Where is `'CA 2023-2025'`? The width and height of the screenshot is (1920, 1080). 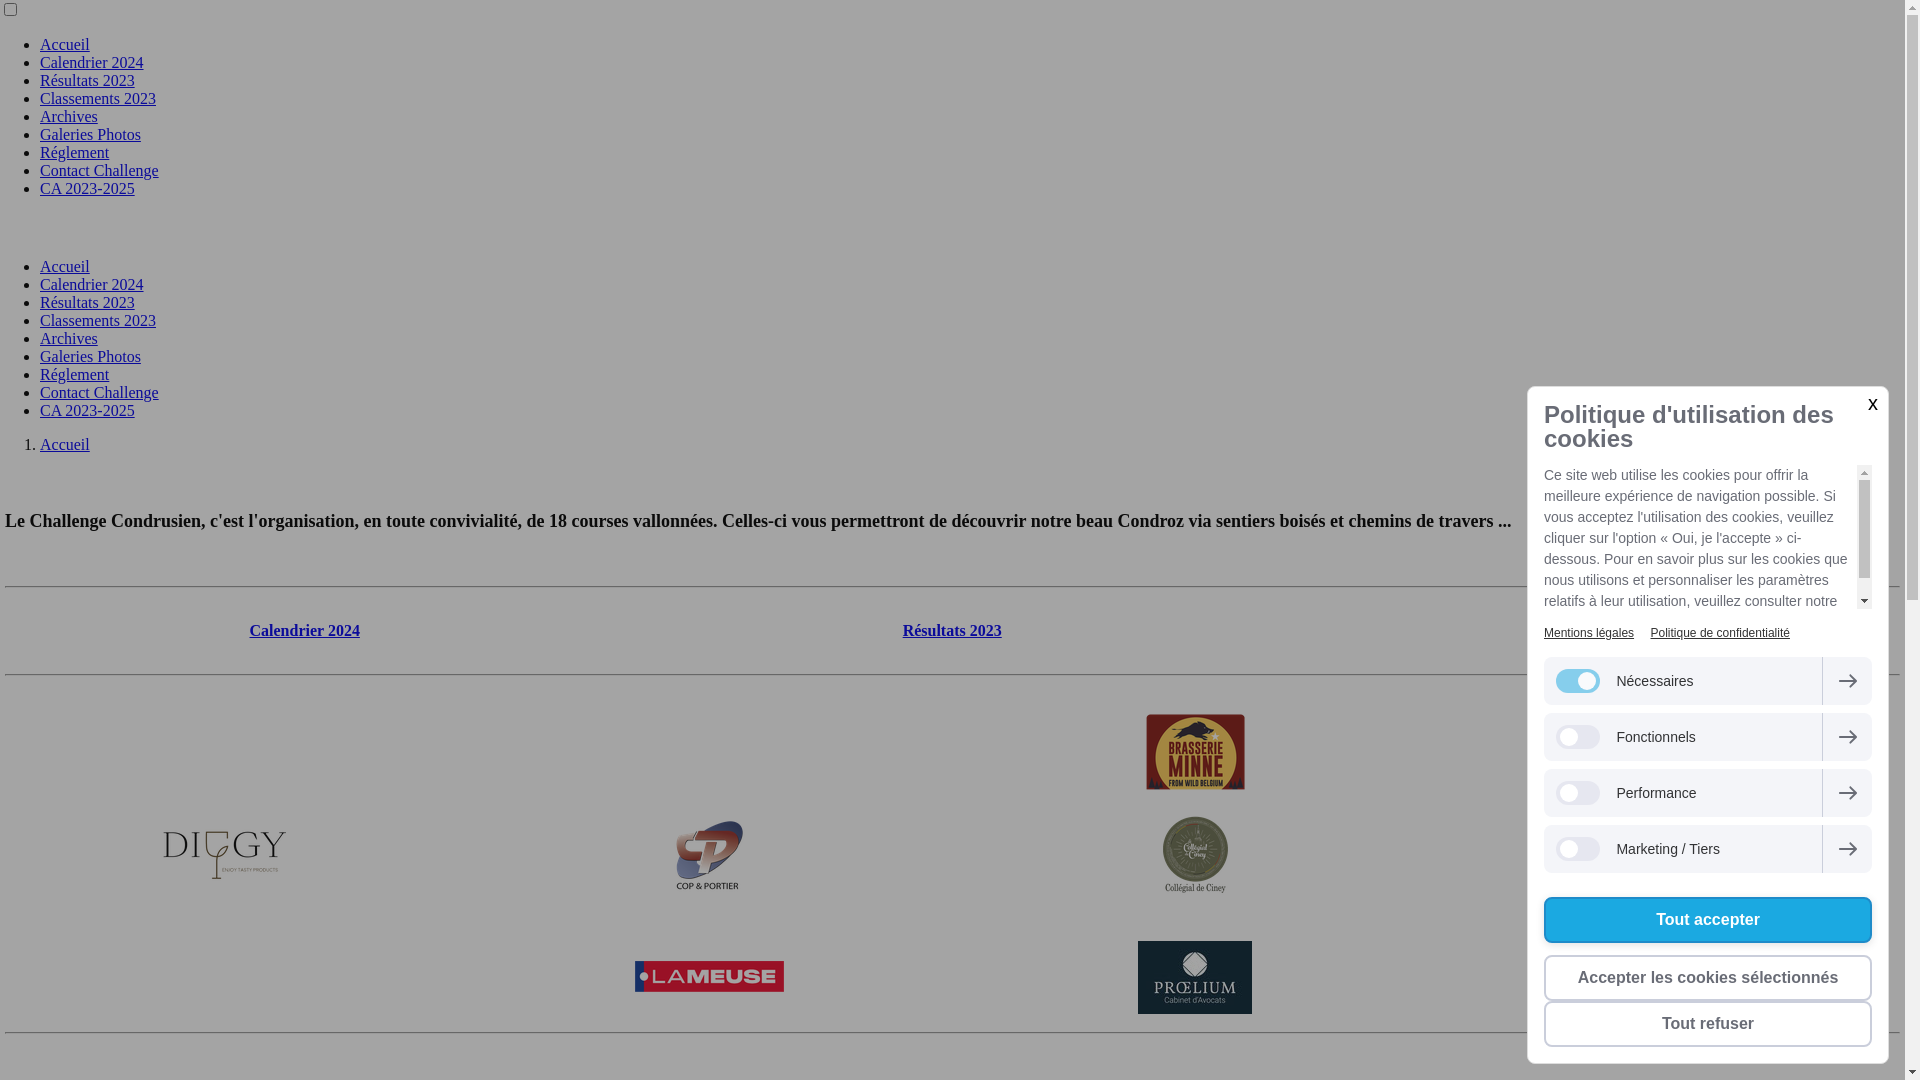 'CA 2023-2025' is located at coordinates (86, 188).